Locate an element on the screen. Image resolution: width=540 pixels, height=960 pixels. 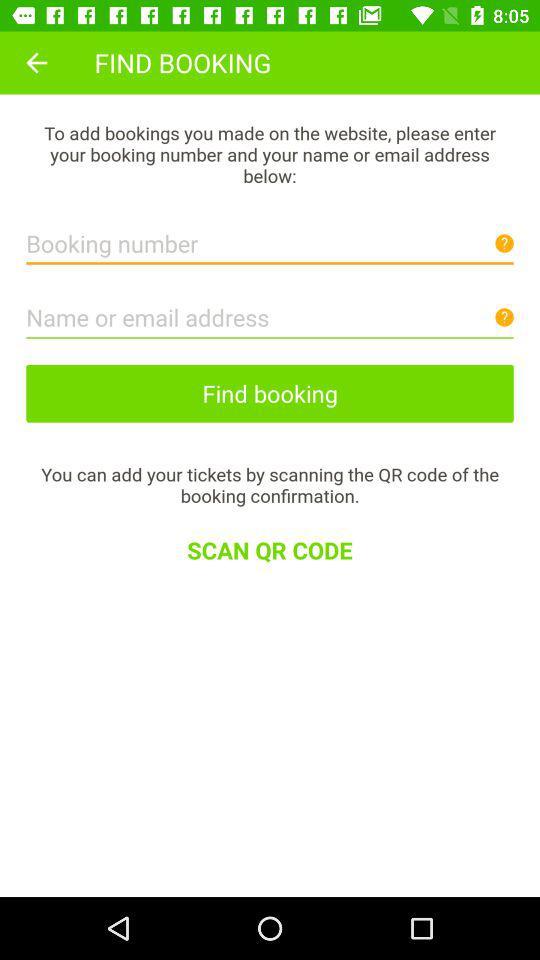
icon next to find booking item is located at coordinates (36, 62).